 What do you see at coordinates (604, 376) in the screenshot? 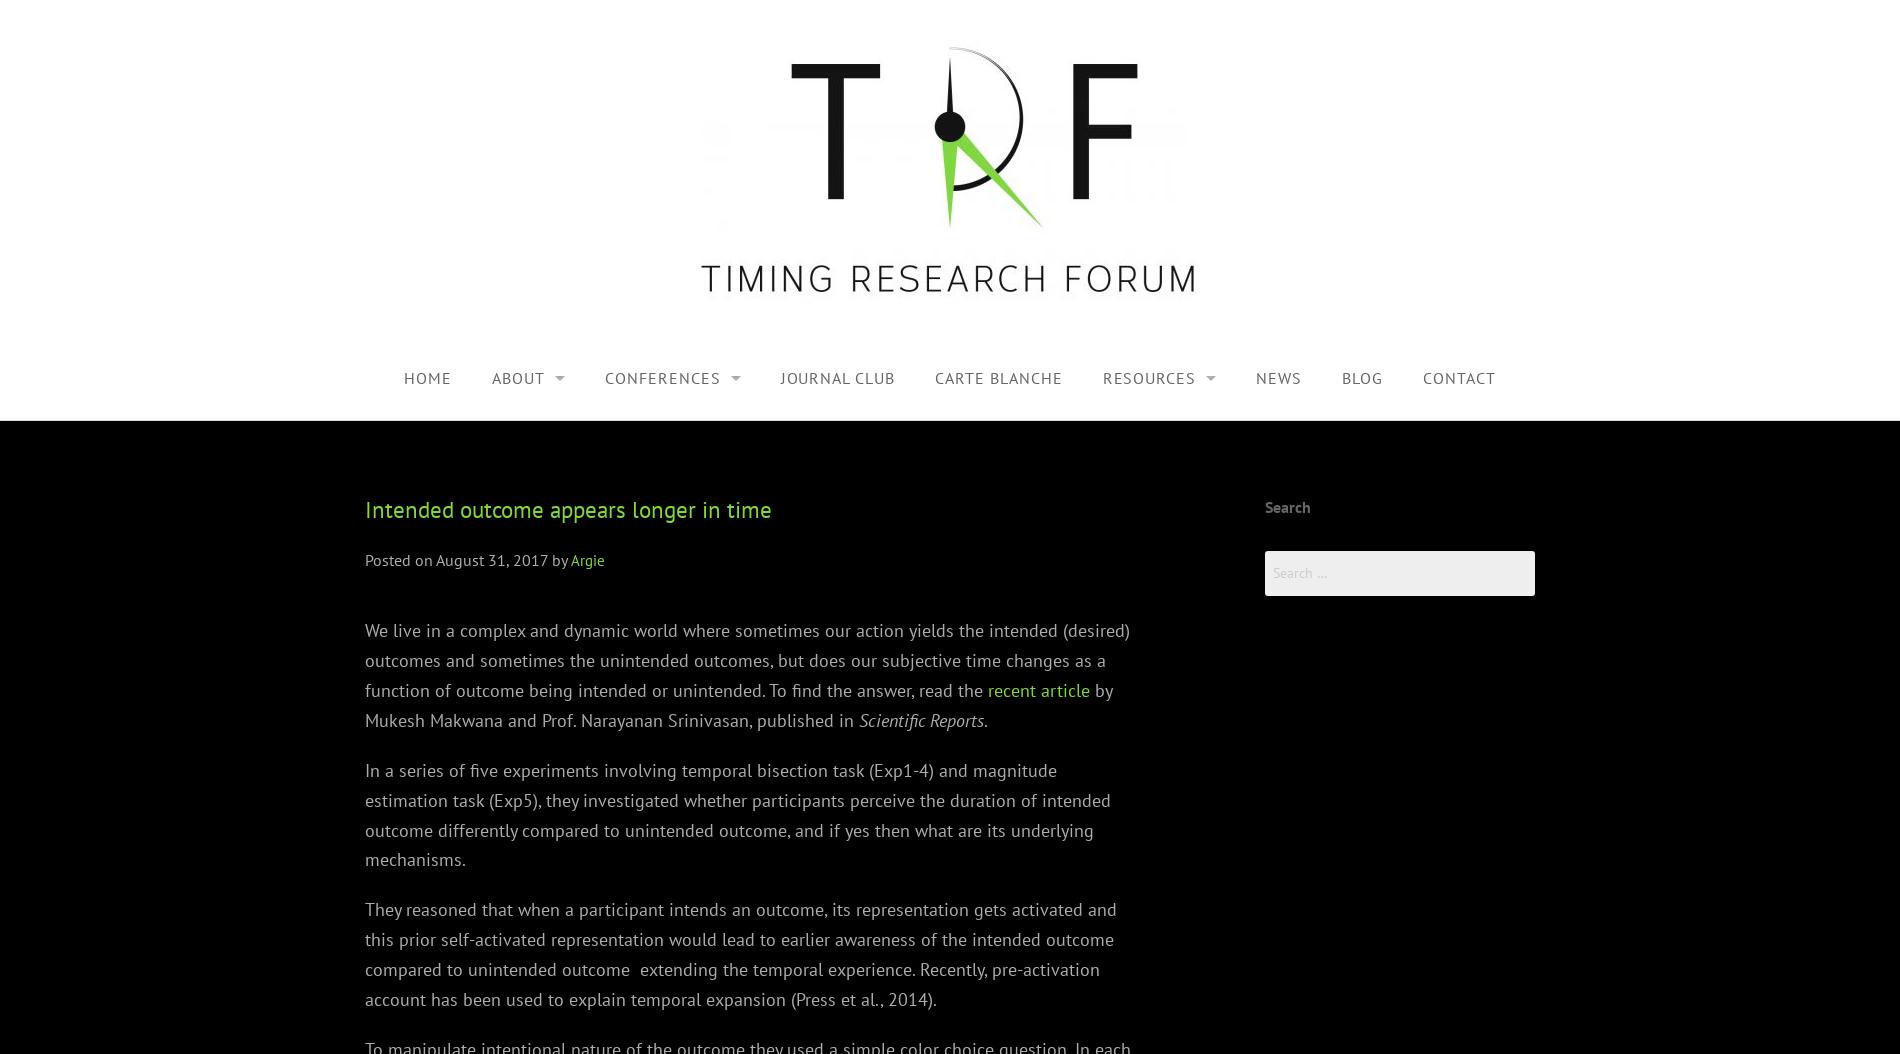
I see `'Conferences'` at bounding box center [604, 376].